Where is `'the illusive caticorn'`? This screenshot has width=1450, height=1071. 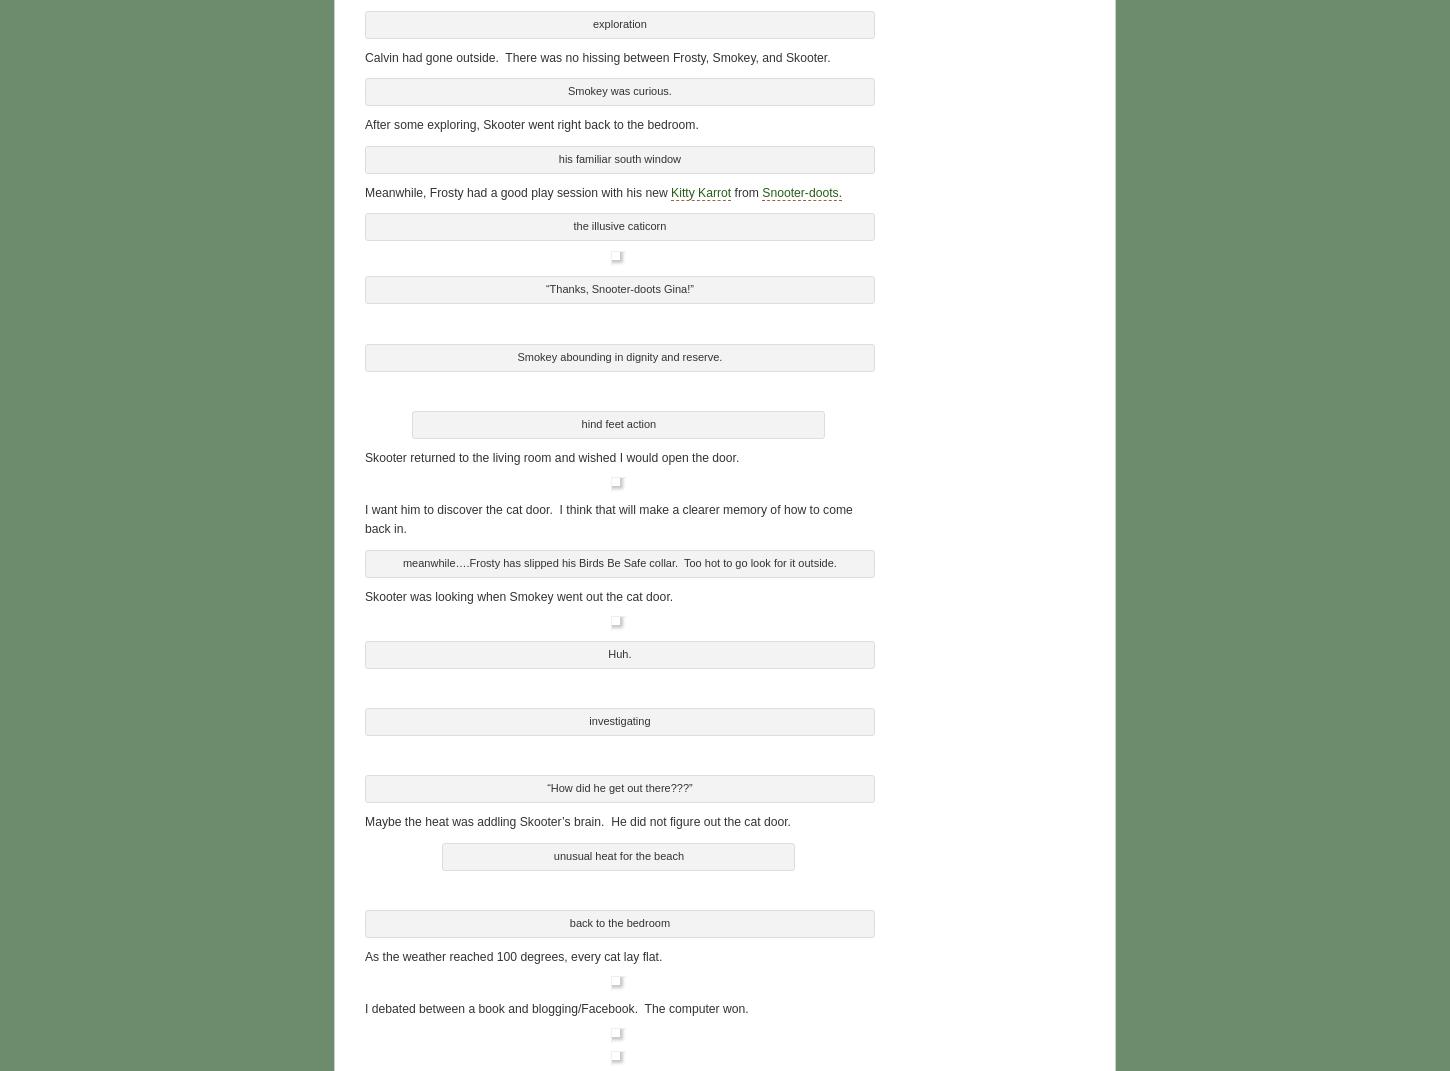 'the illusive caticorn' is located at coordinates (618, 223).